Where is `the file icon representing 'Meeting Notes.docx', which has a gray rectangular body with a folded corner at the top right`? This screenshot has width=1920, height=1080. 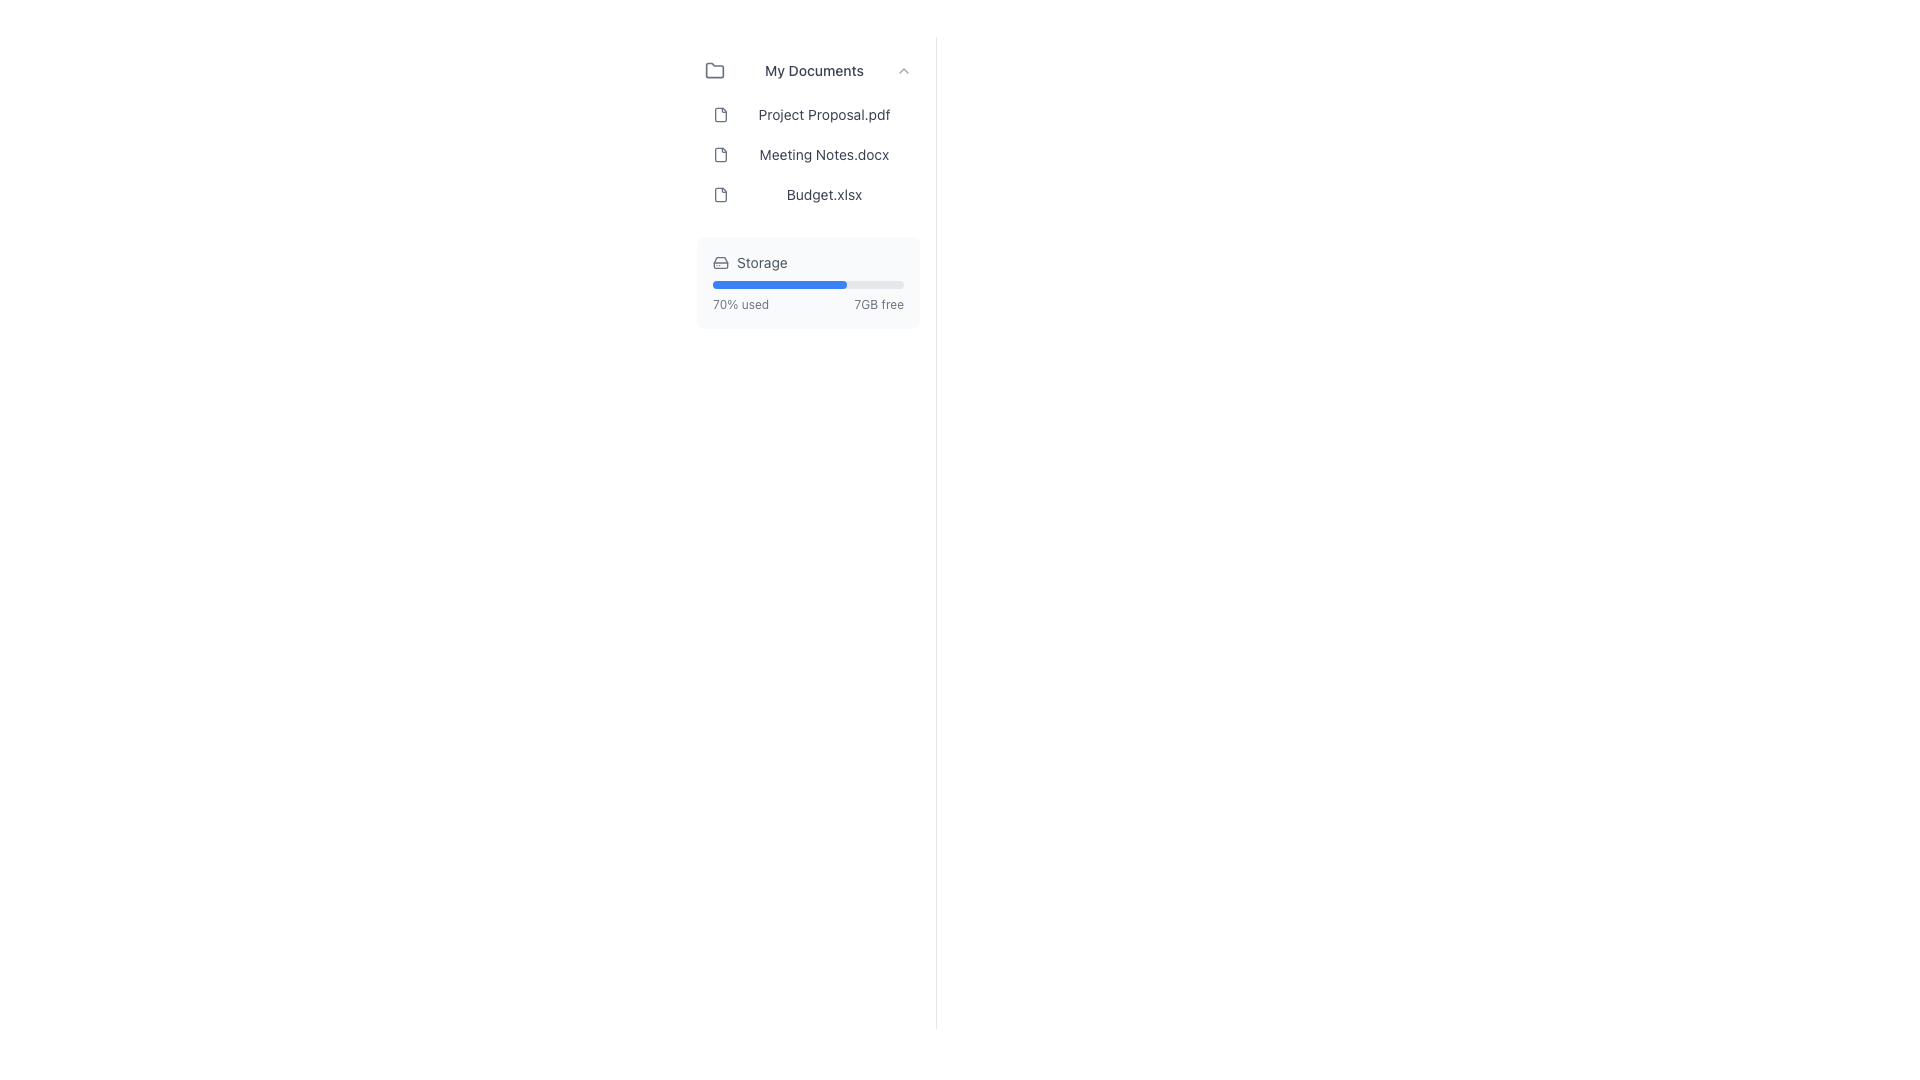 the file icon representing 'Meeting Notes.docx', which has a gray rectangular body with a folded corner at the top right is located at coordinates (720, 153).